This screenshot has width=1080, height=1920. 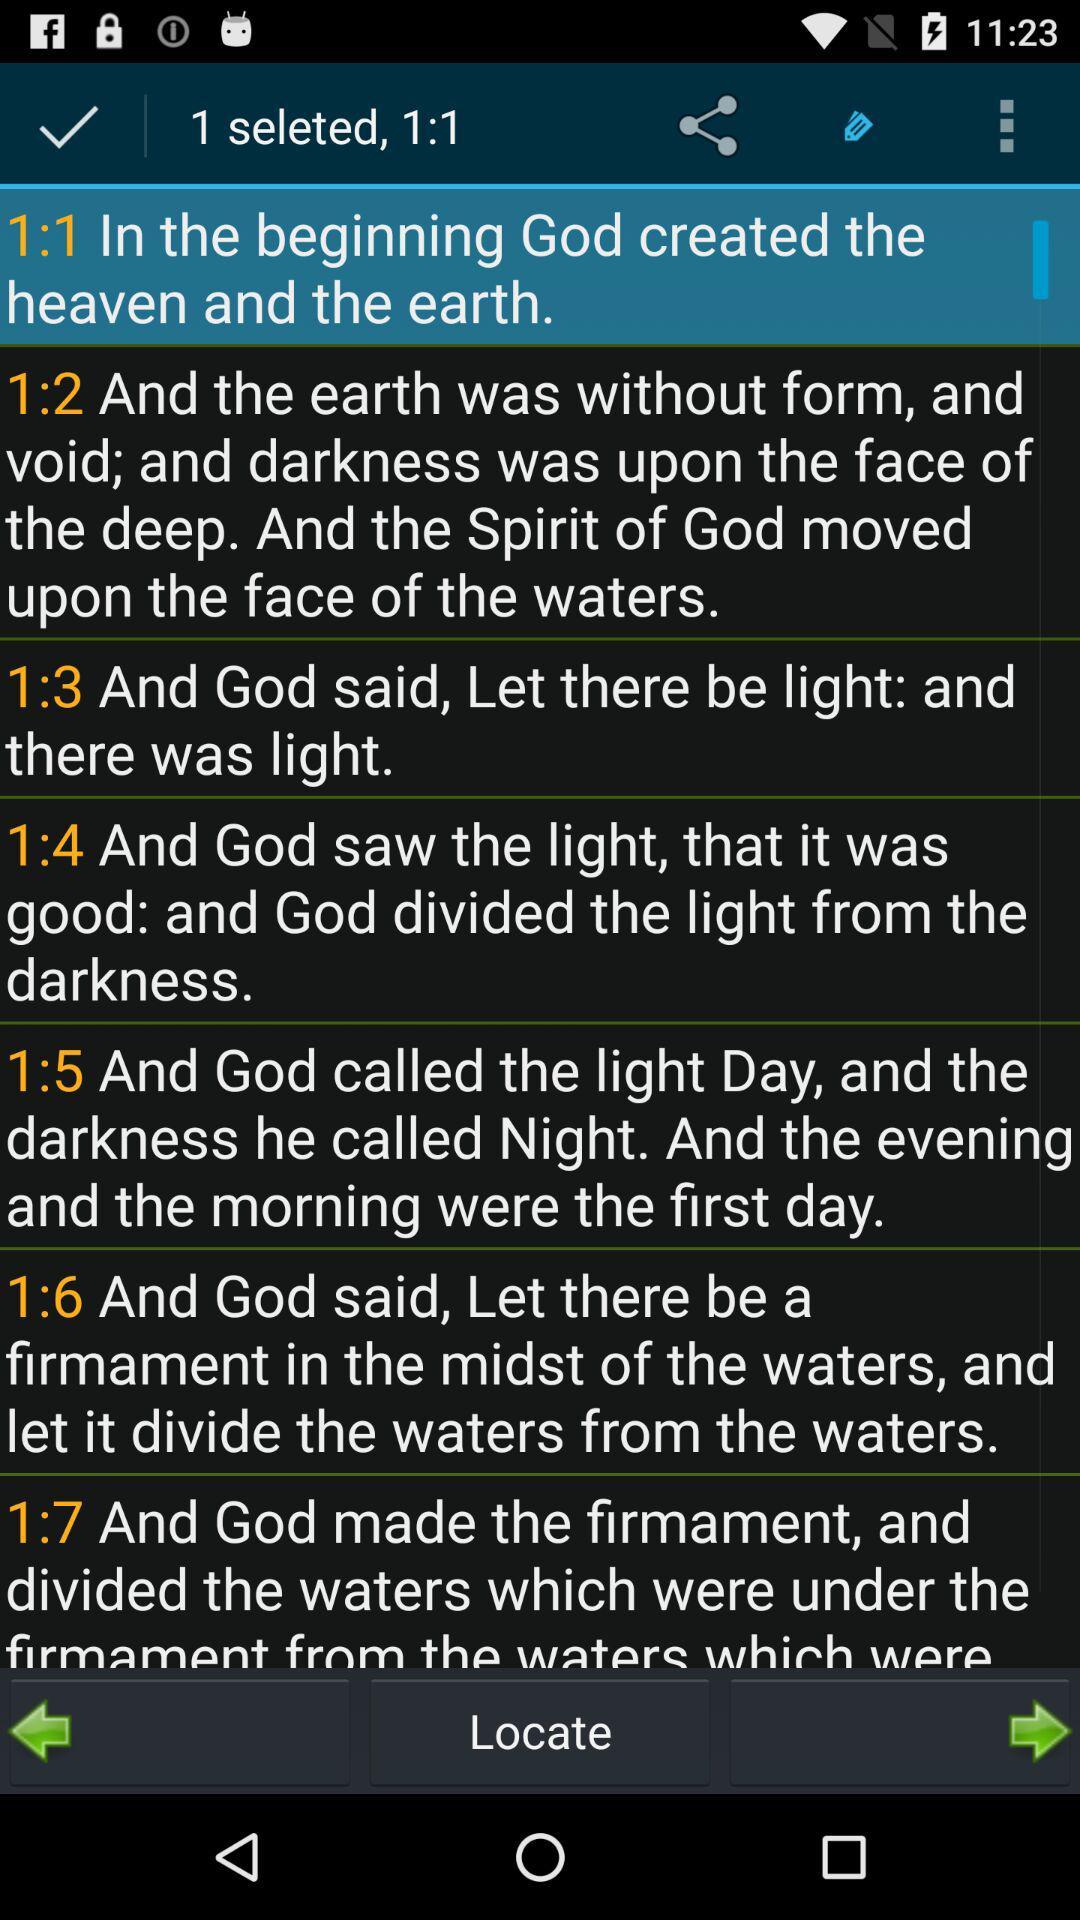 I want to click on go next page, so click(x=898, y=1730).